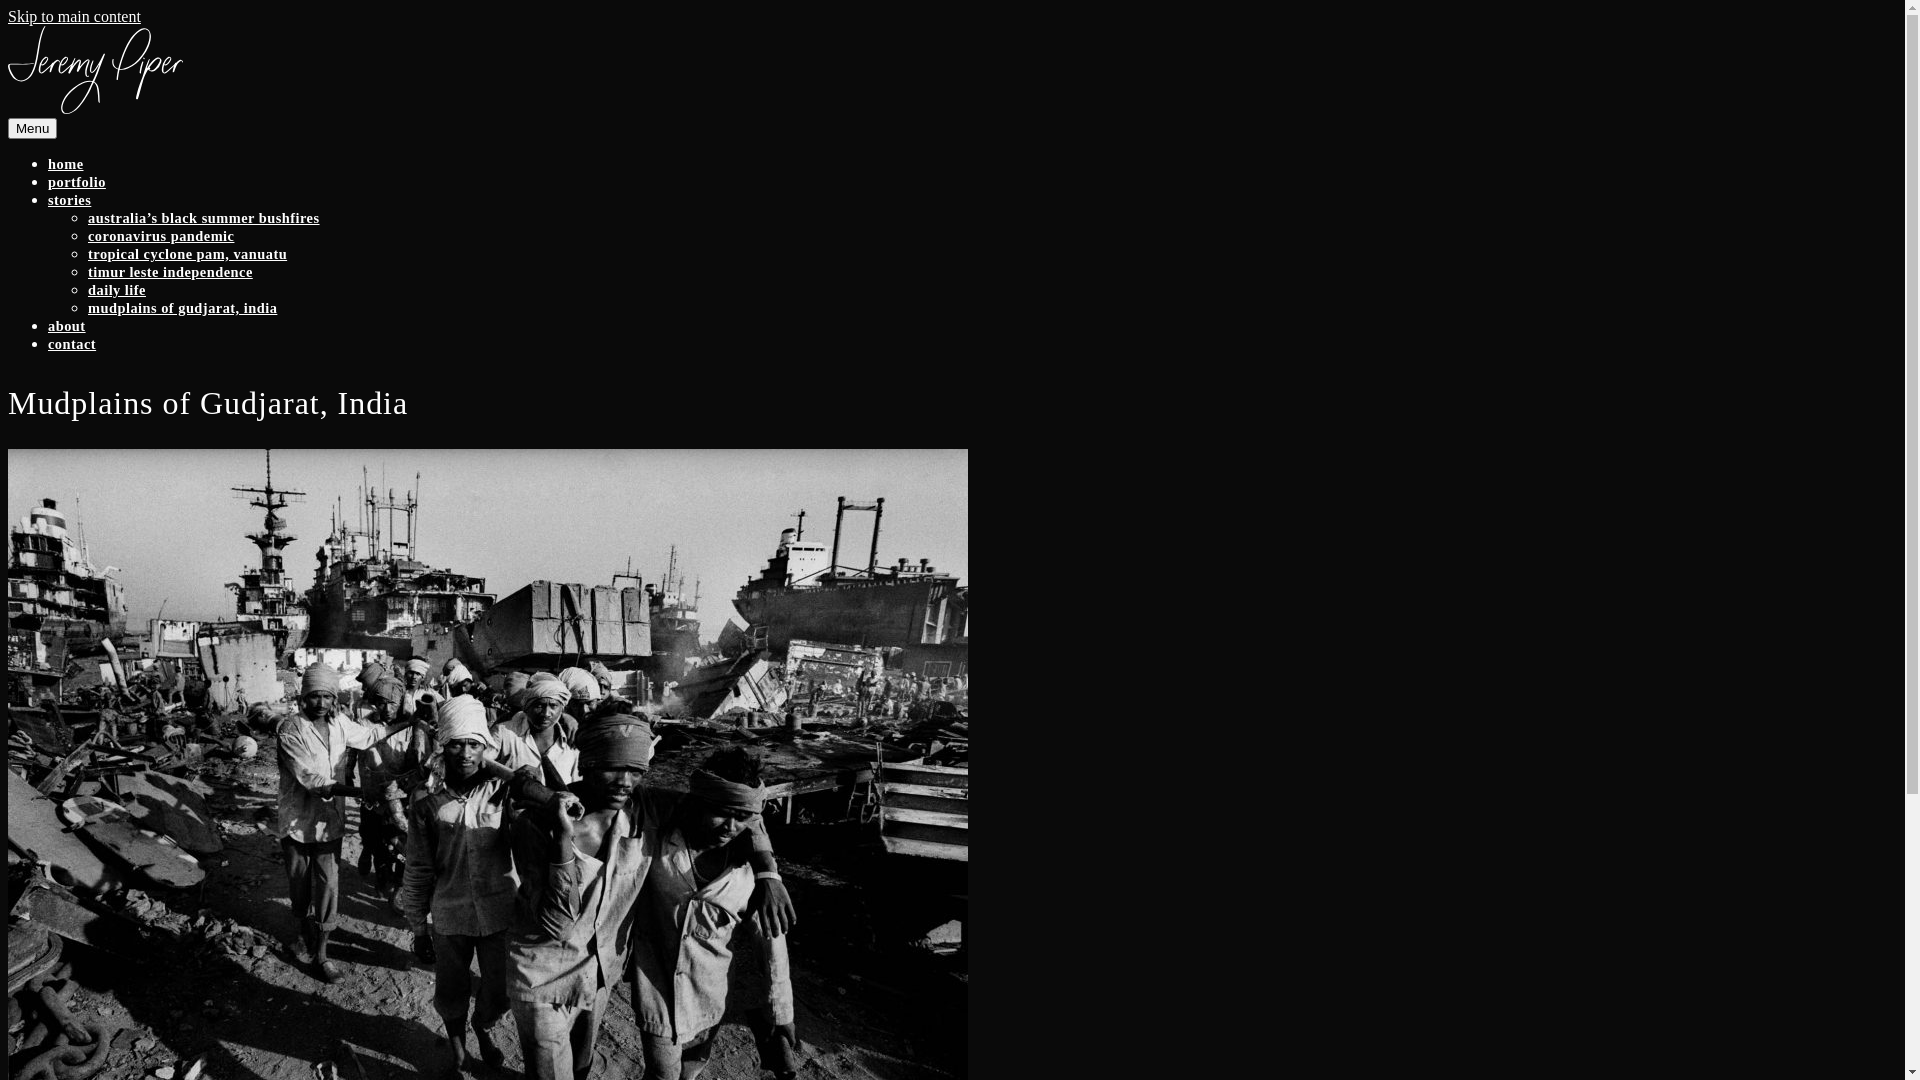 The image size is (1920, 1080). I want to click on 'coronavirus pandemic', so click(86, 234).